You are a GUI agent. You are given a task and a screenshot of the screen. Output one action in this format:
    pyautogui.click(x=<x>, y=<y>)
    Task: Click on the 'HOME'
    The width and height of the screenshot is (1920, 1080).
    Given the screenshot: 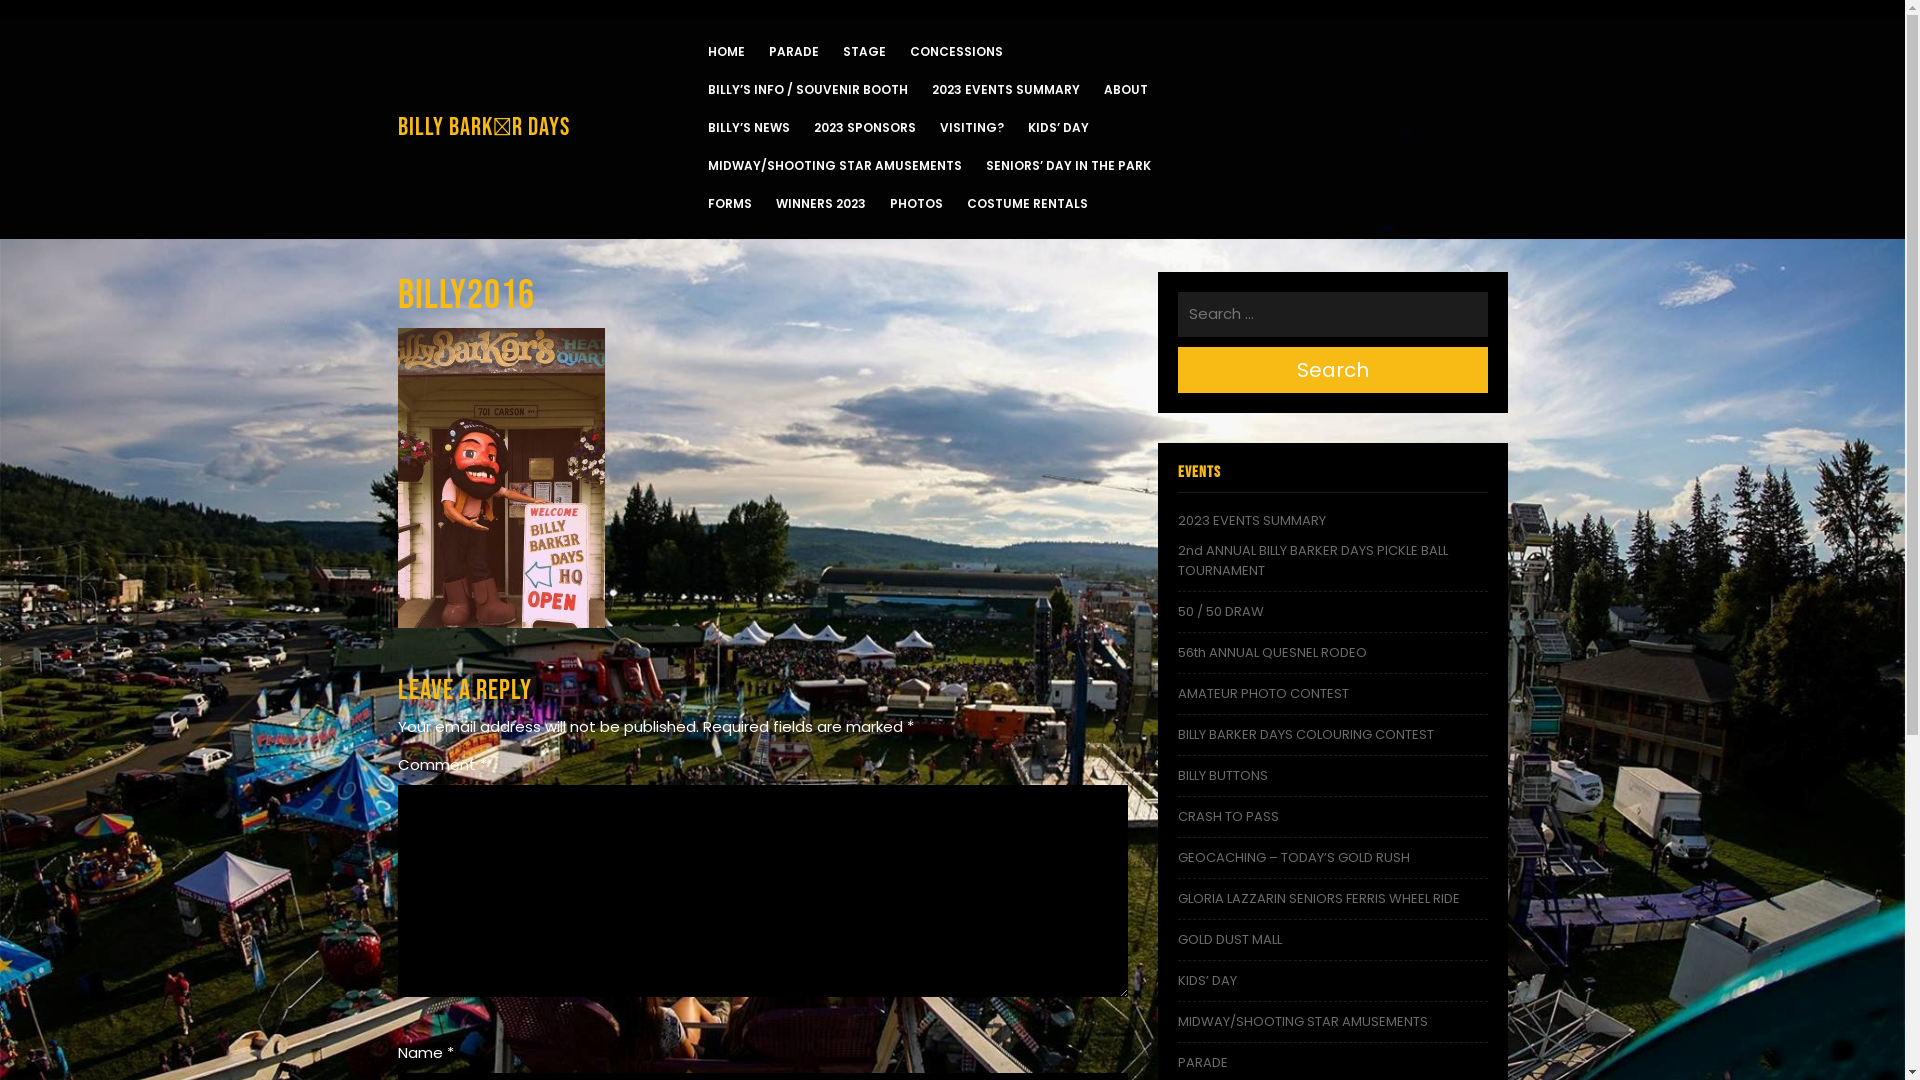 What is the action you would take?
    pyautogui.click(x=725, y=50)
    